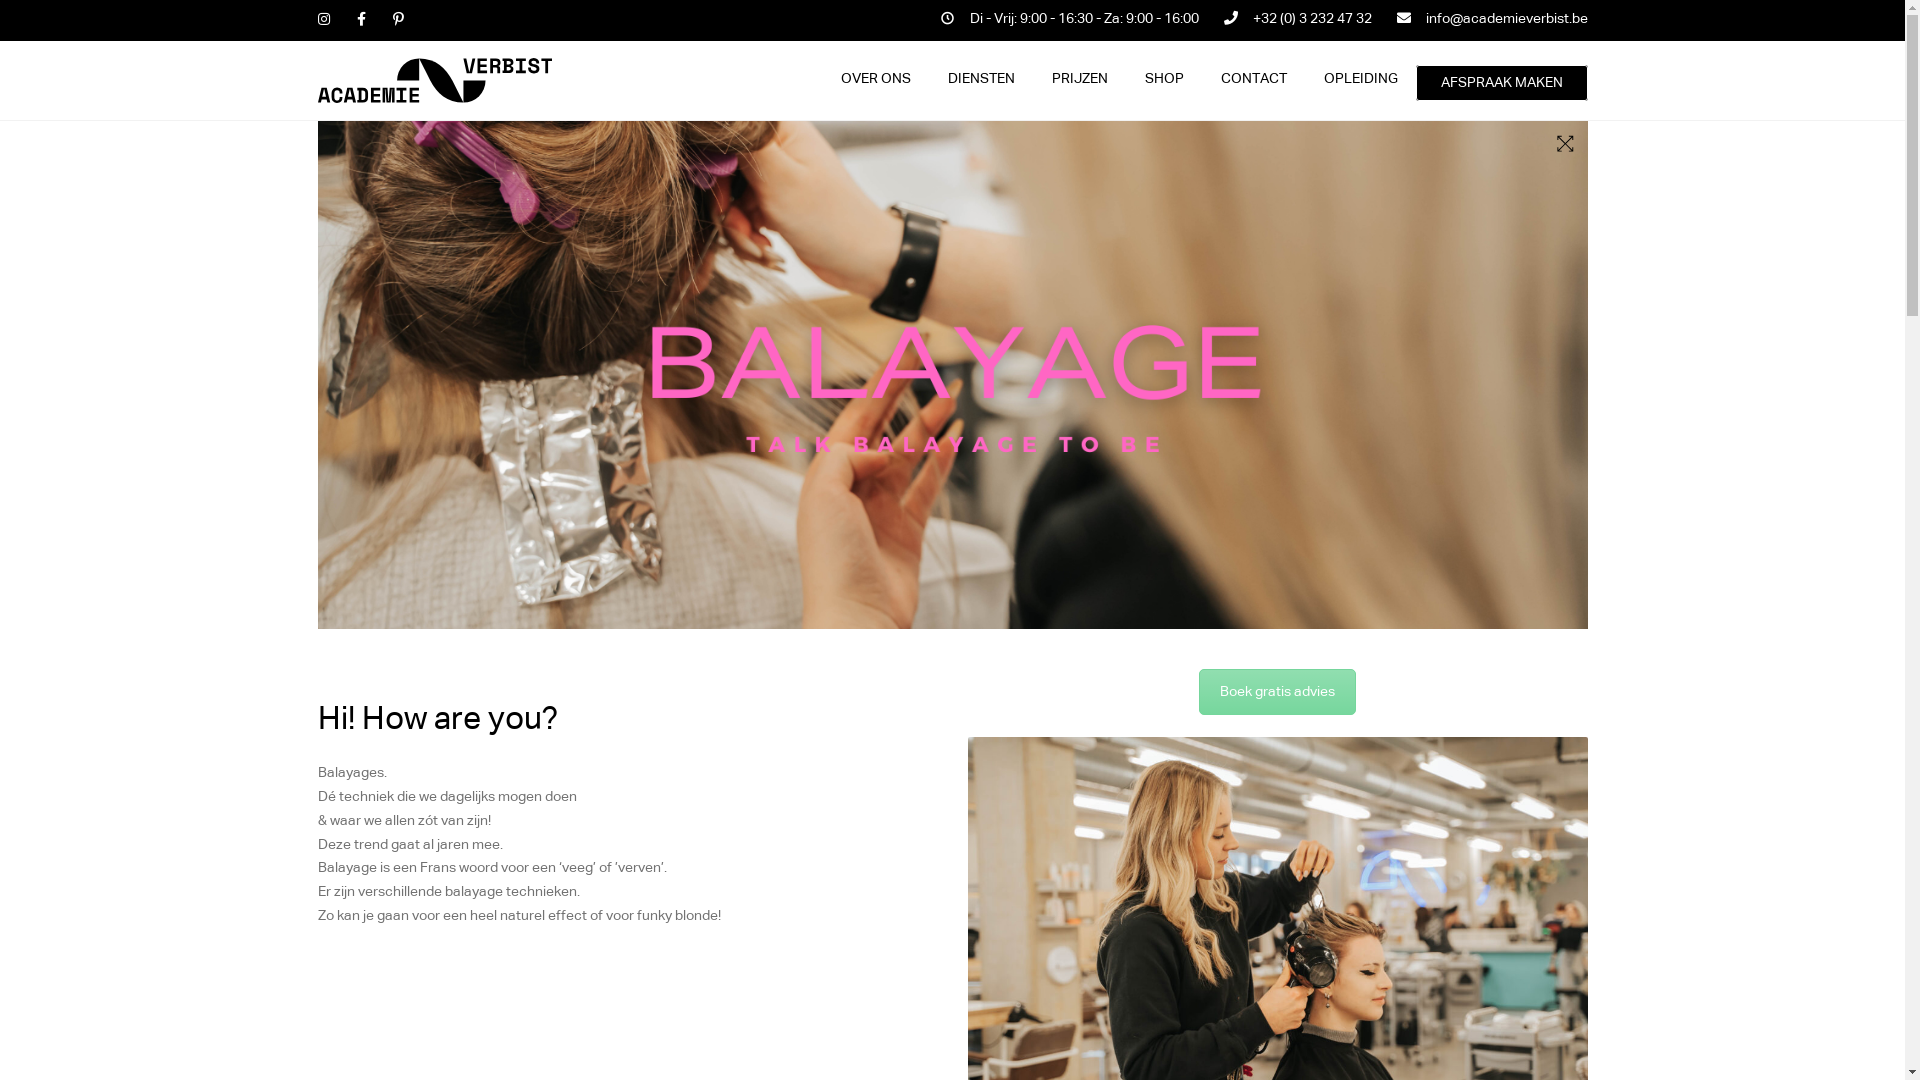 The width and height of the screenshot is (1920, 1080). Describe the element at coordinates (1360, 79) in the screenshot. I see `'OPLEIDING'` at that location.